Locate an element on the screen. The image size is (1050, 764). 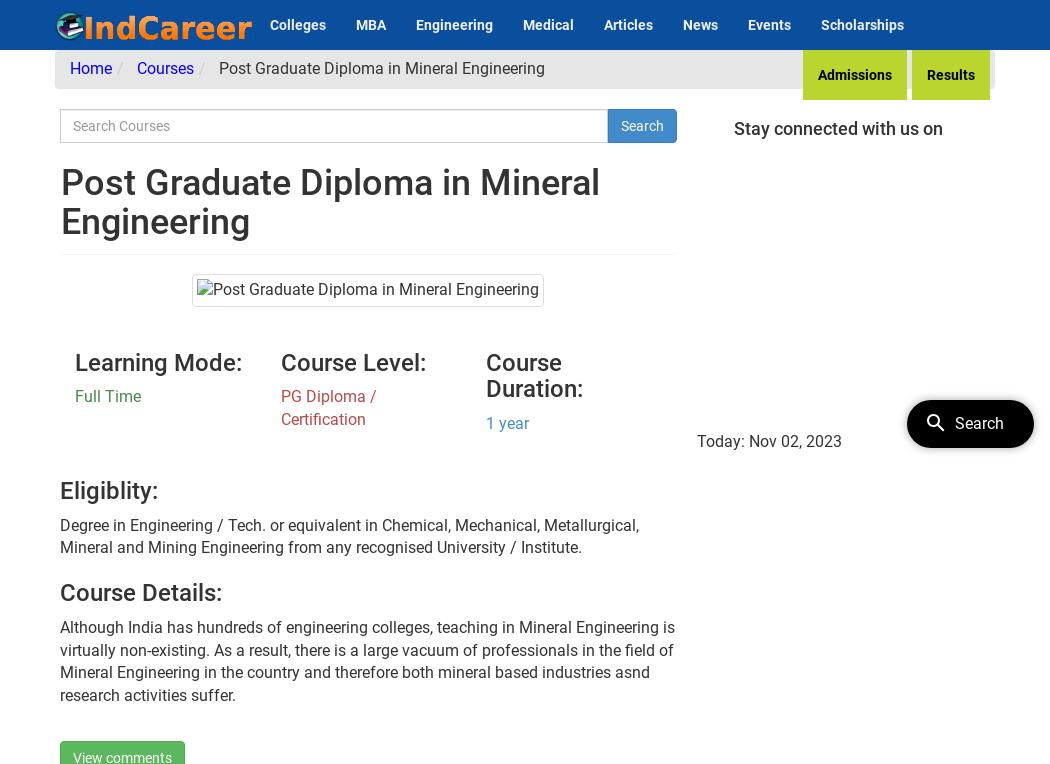
'Scholarships' is located at coordinates (862, 23).